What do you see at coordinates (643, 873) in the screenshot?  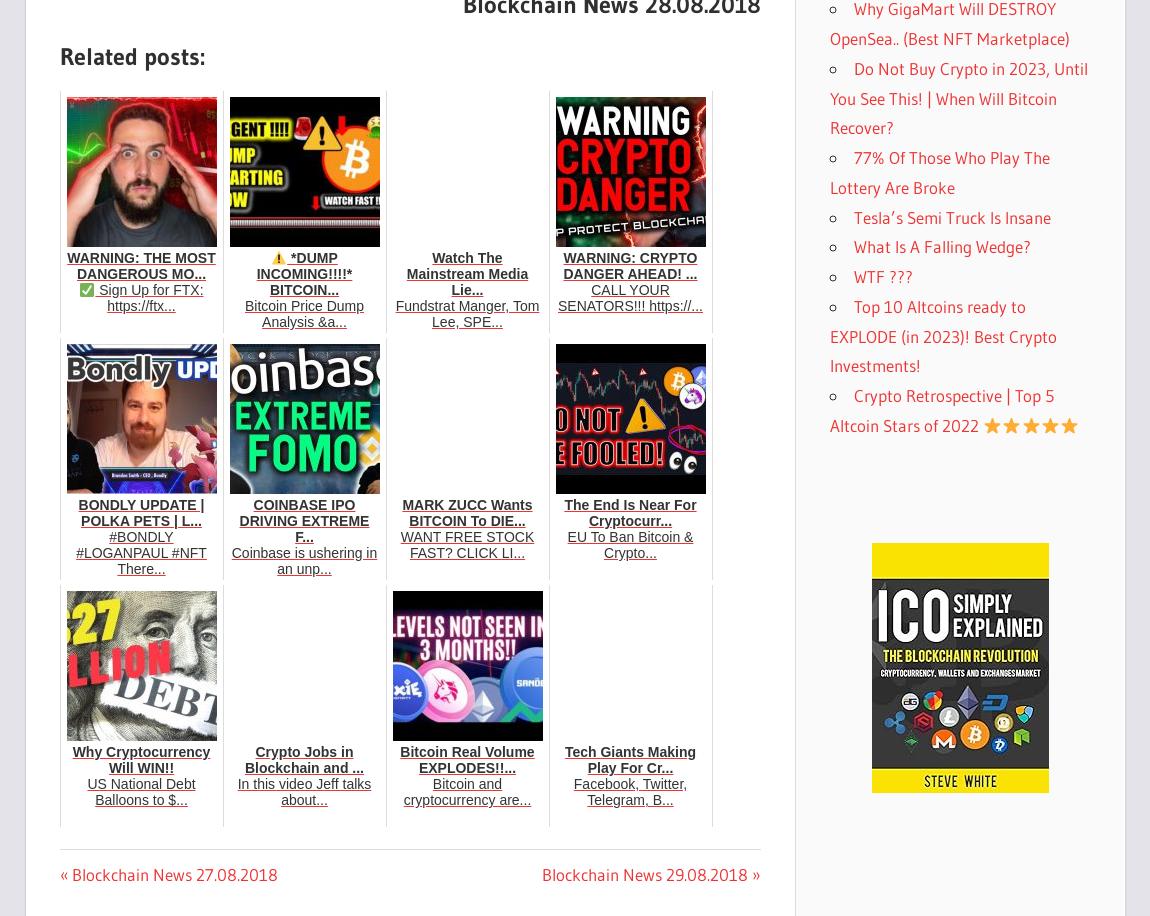 I see `'Blockchain News 29.08.2018'` at bounding box center [643, 873].